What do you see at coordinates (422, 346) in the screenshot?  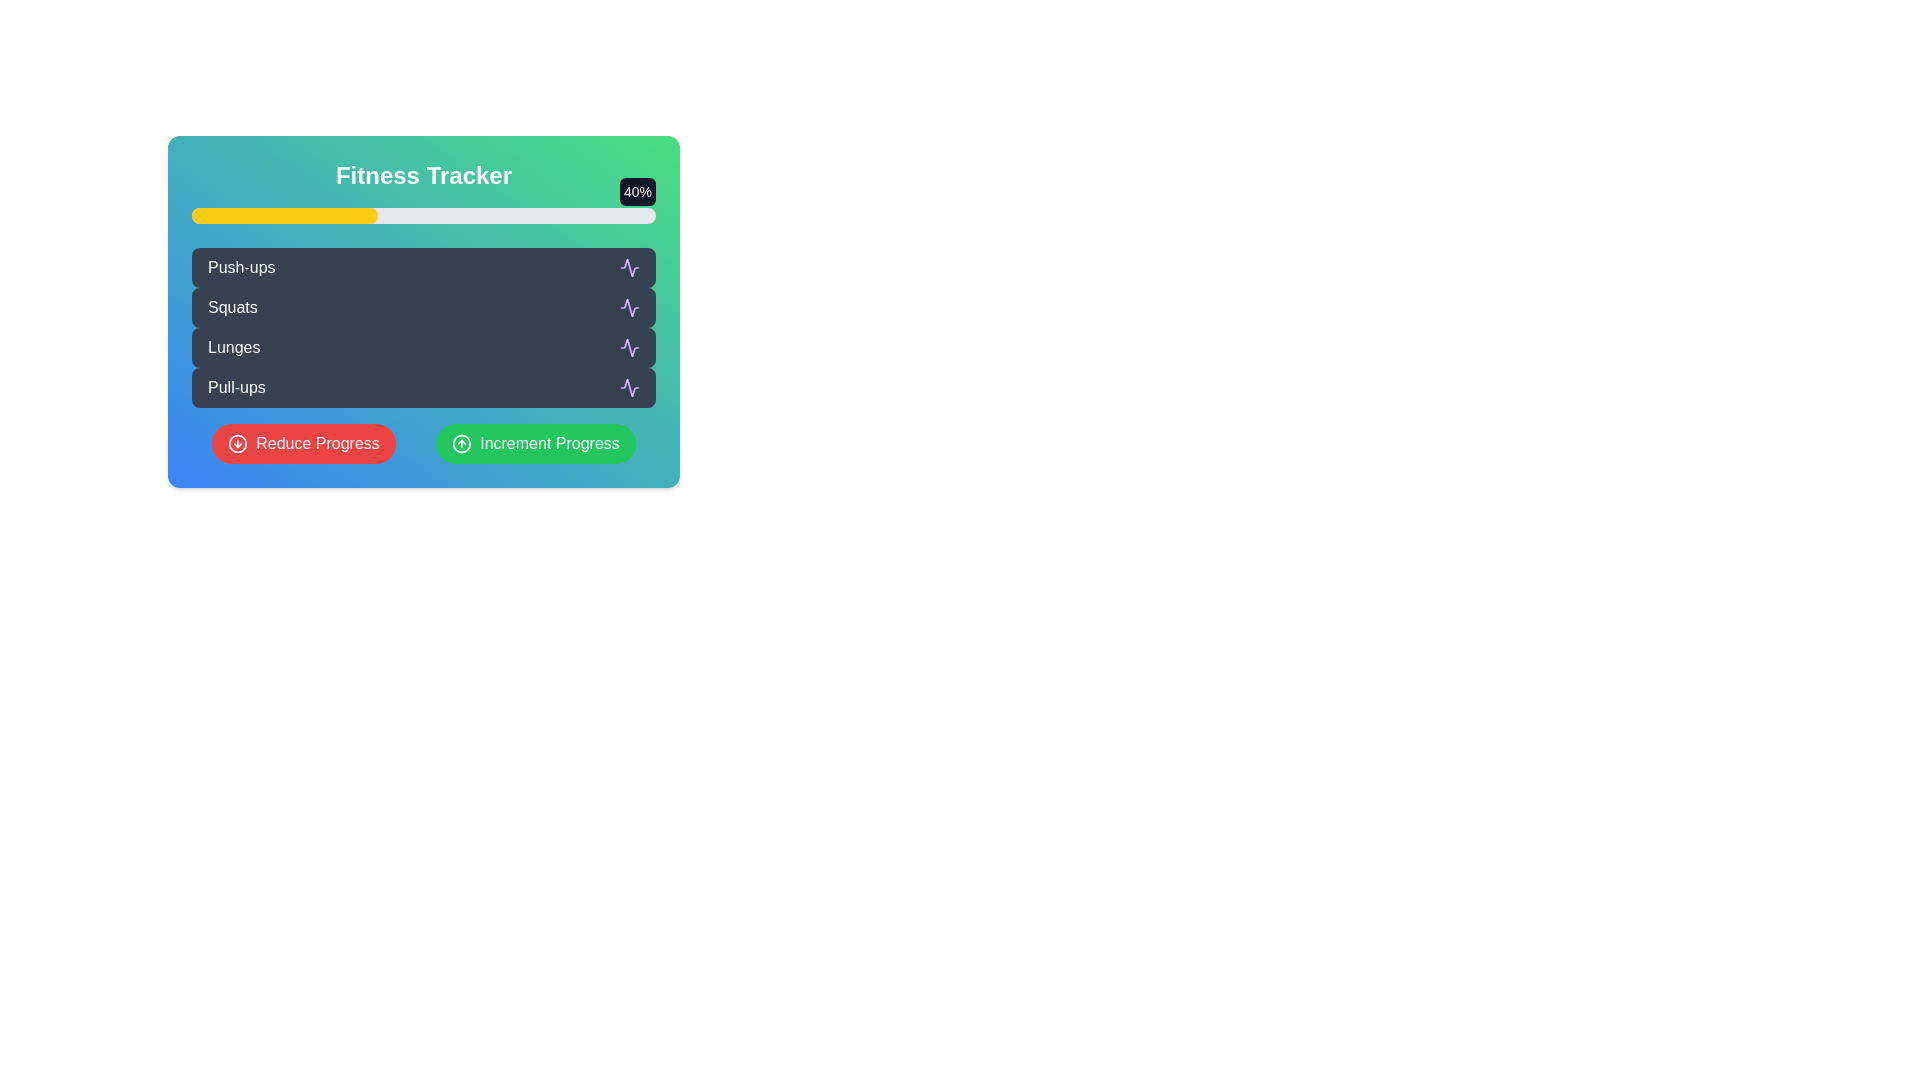 I see `the 'Lunges' item in the Fitness Tracker card, which is the third item in the list` at bounding box center [422, 346].